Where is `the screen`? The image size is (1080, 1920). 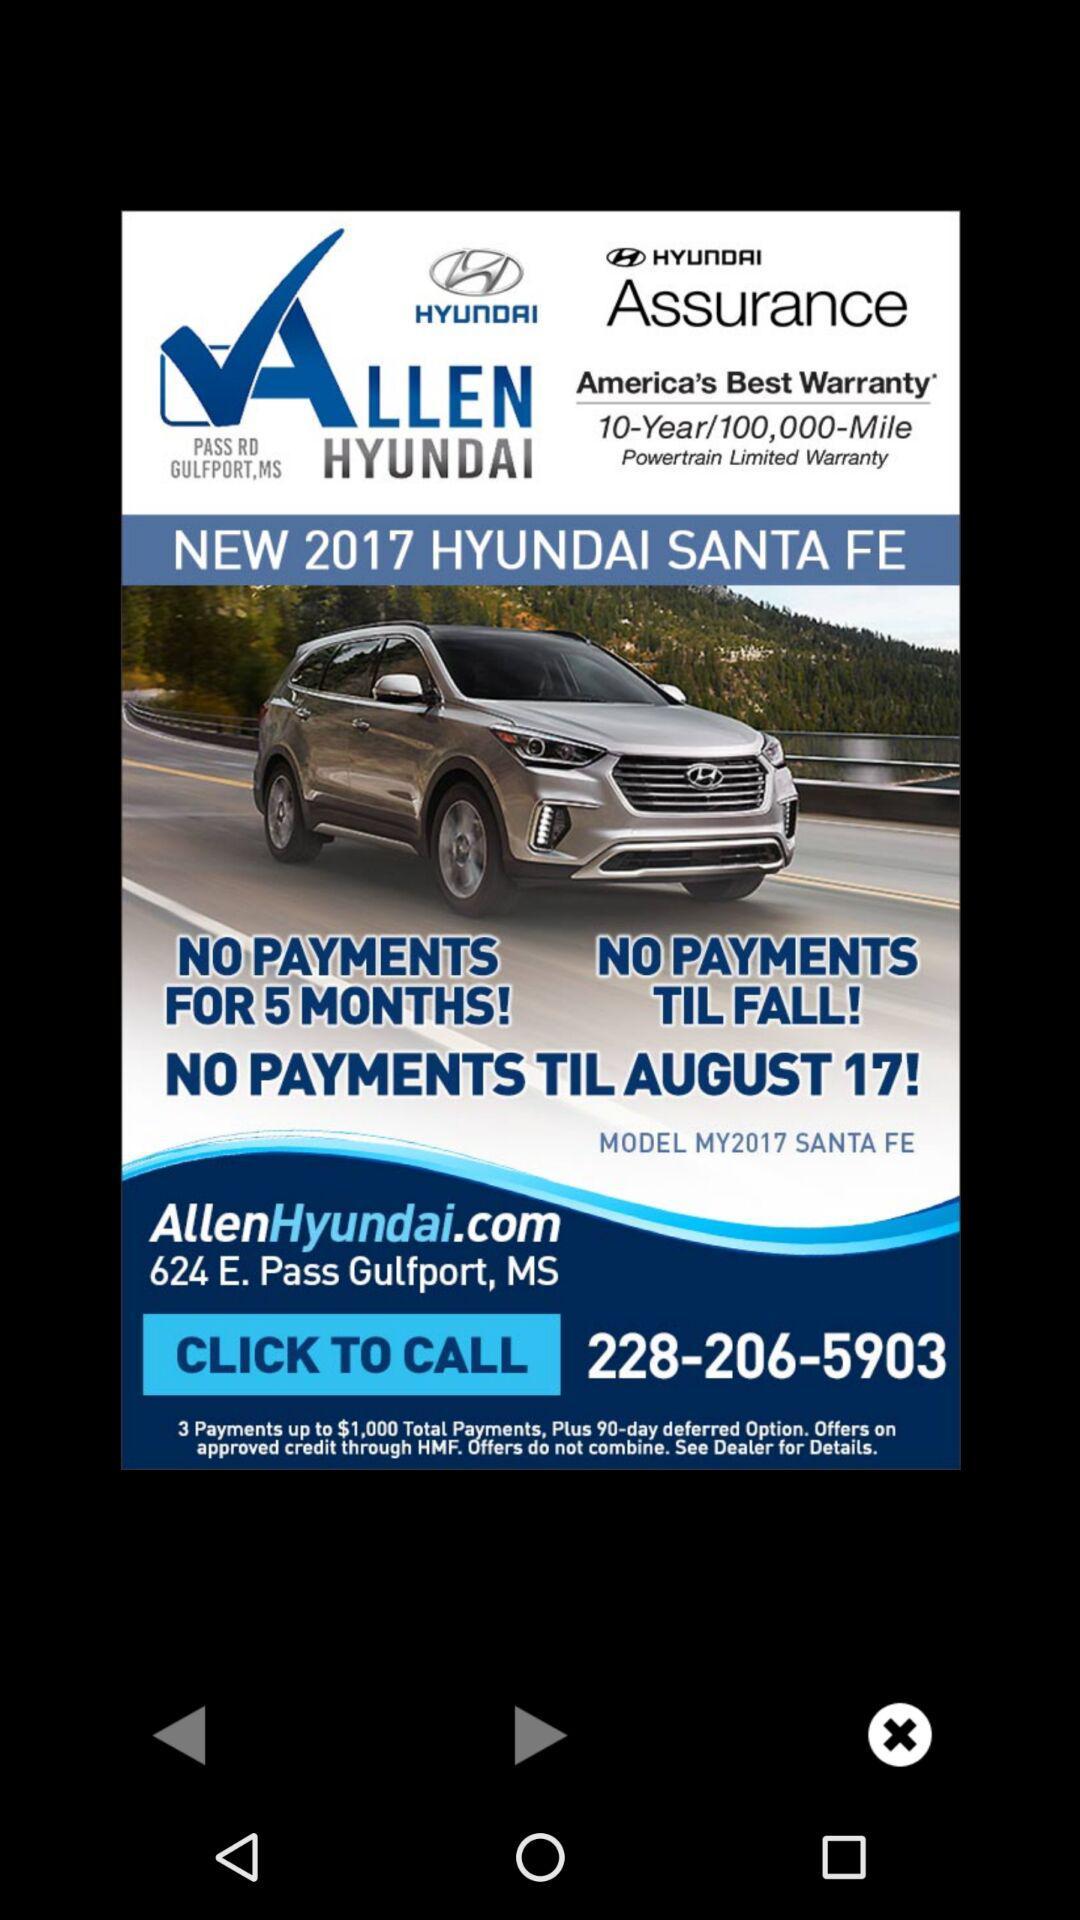 the screen is located at coordinates (898, 1733).